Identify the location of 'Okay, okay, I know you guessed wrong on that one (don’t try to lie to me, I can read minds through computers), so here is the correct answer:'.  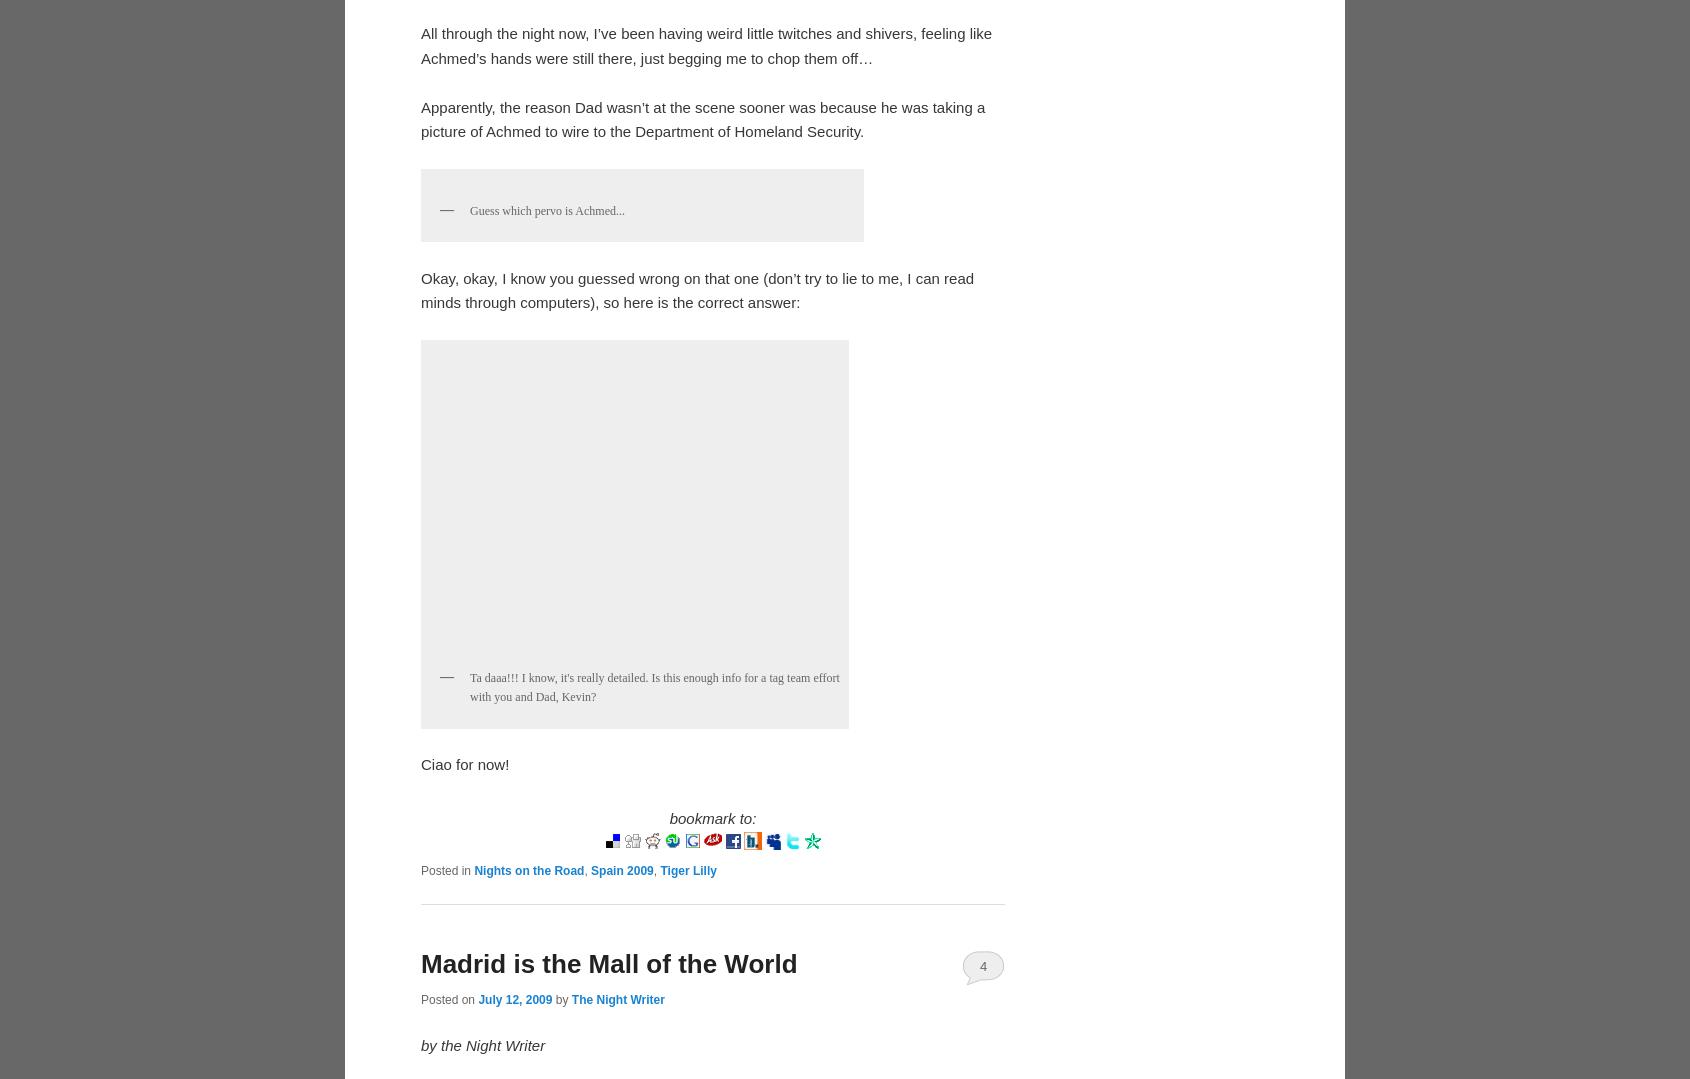
(696, 925).